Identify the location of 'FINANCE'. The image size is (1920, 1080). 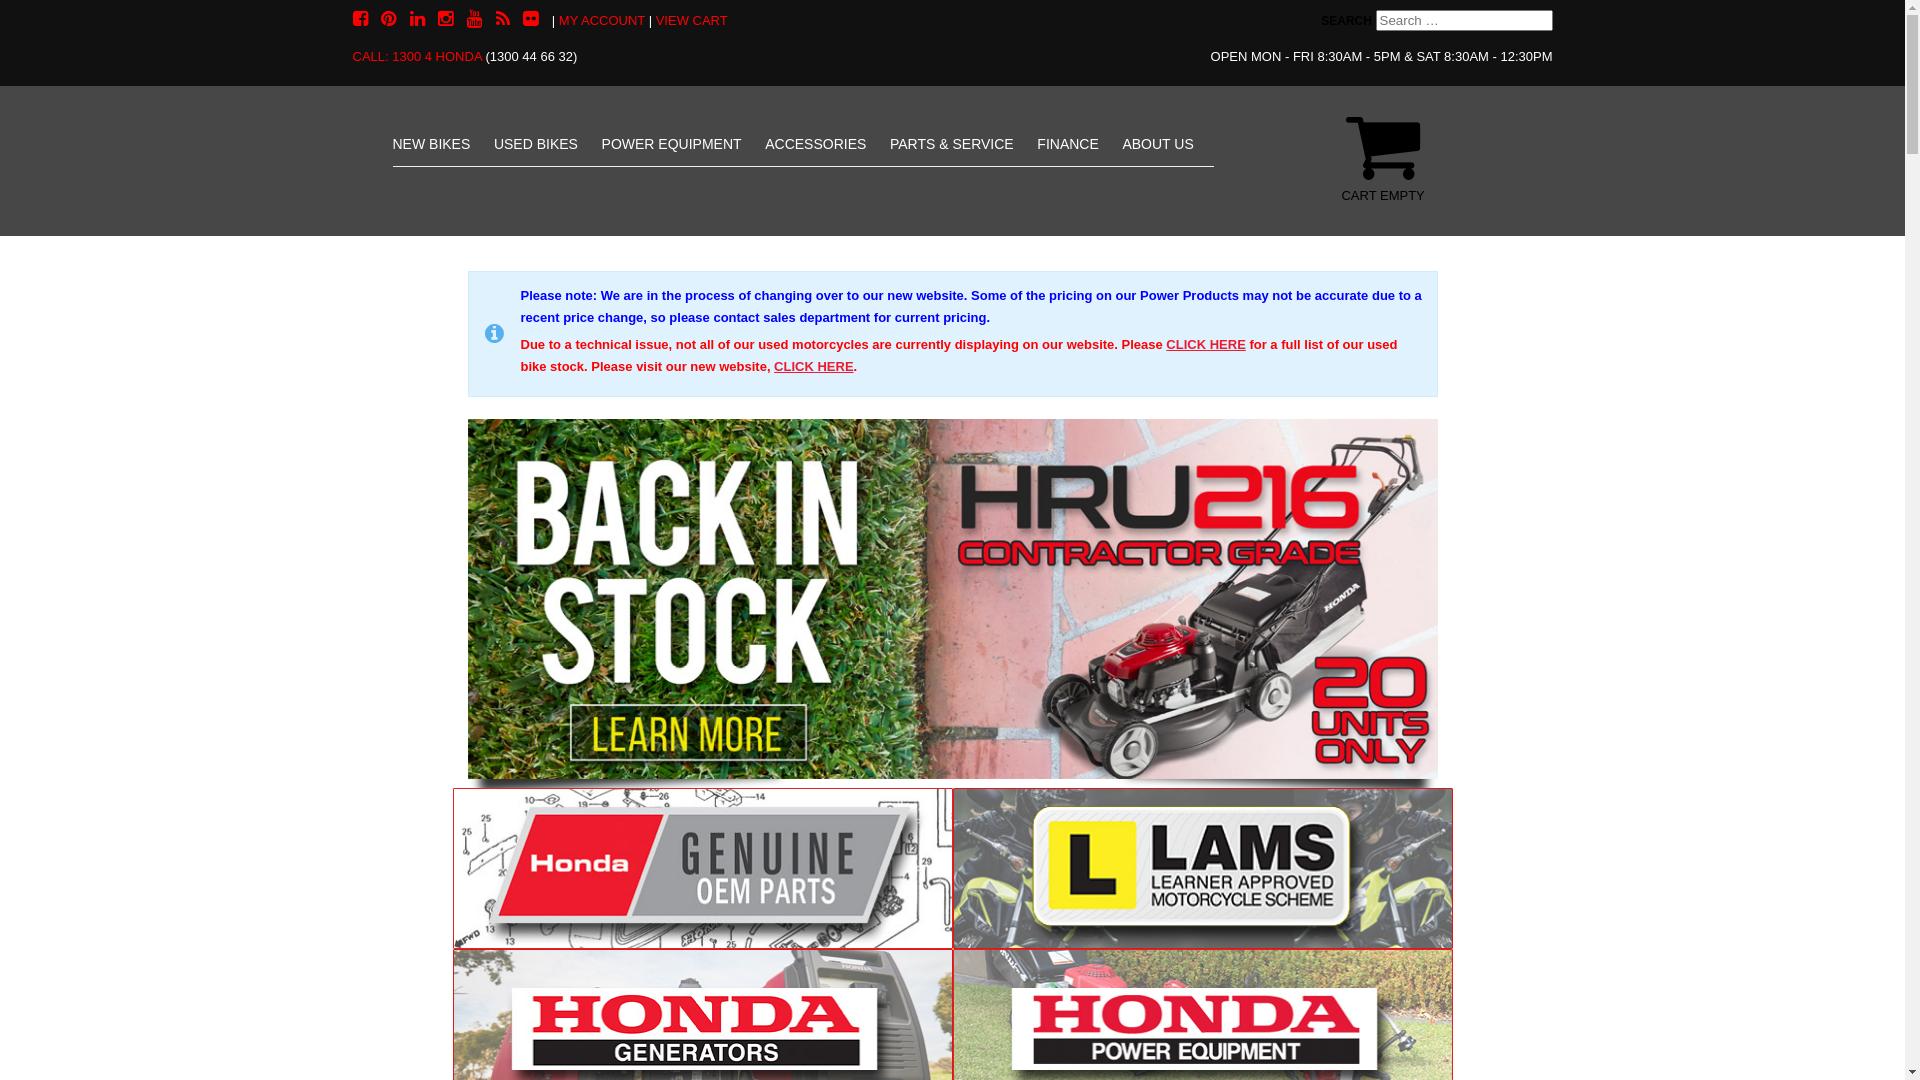
(1066, 142).